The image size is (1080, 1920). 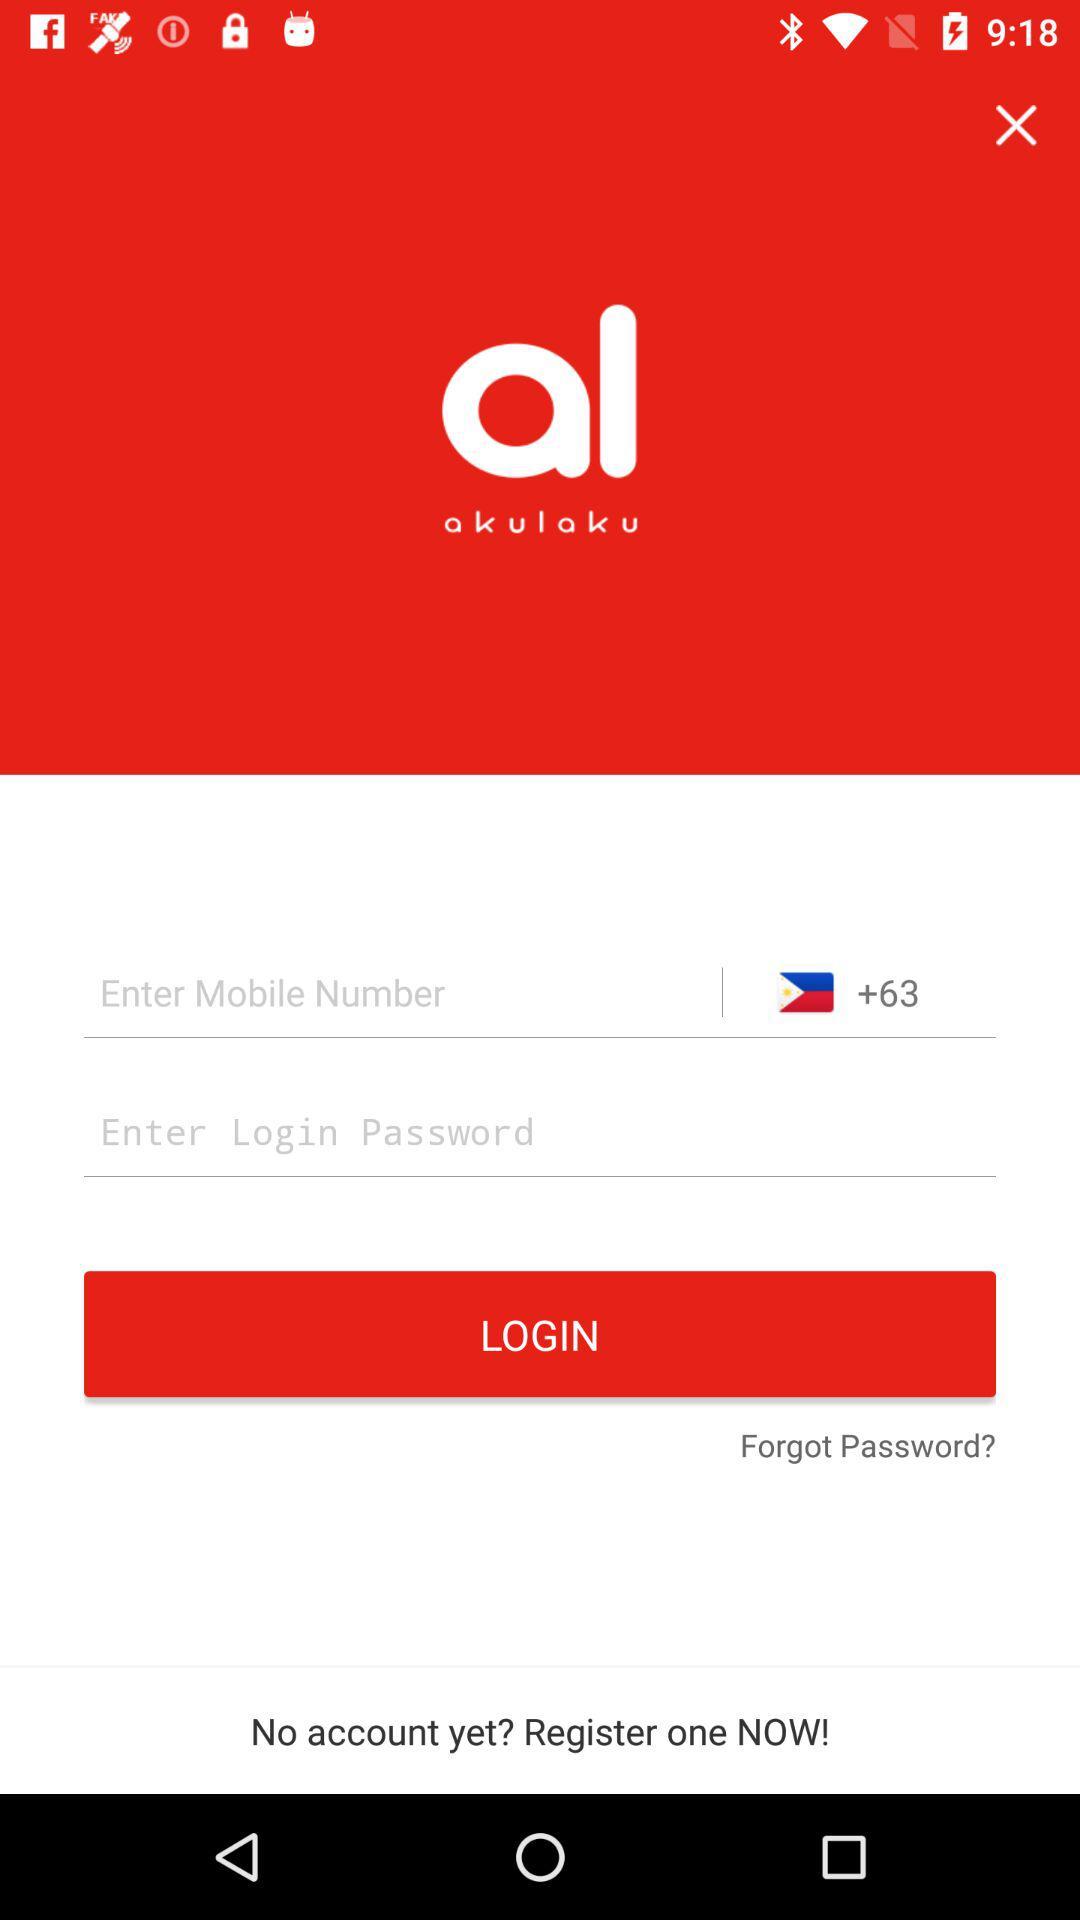 What do you see at coordinates (403, 992) in the screenshot?
I see `phone number` at bounding box center [403, 992].